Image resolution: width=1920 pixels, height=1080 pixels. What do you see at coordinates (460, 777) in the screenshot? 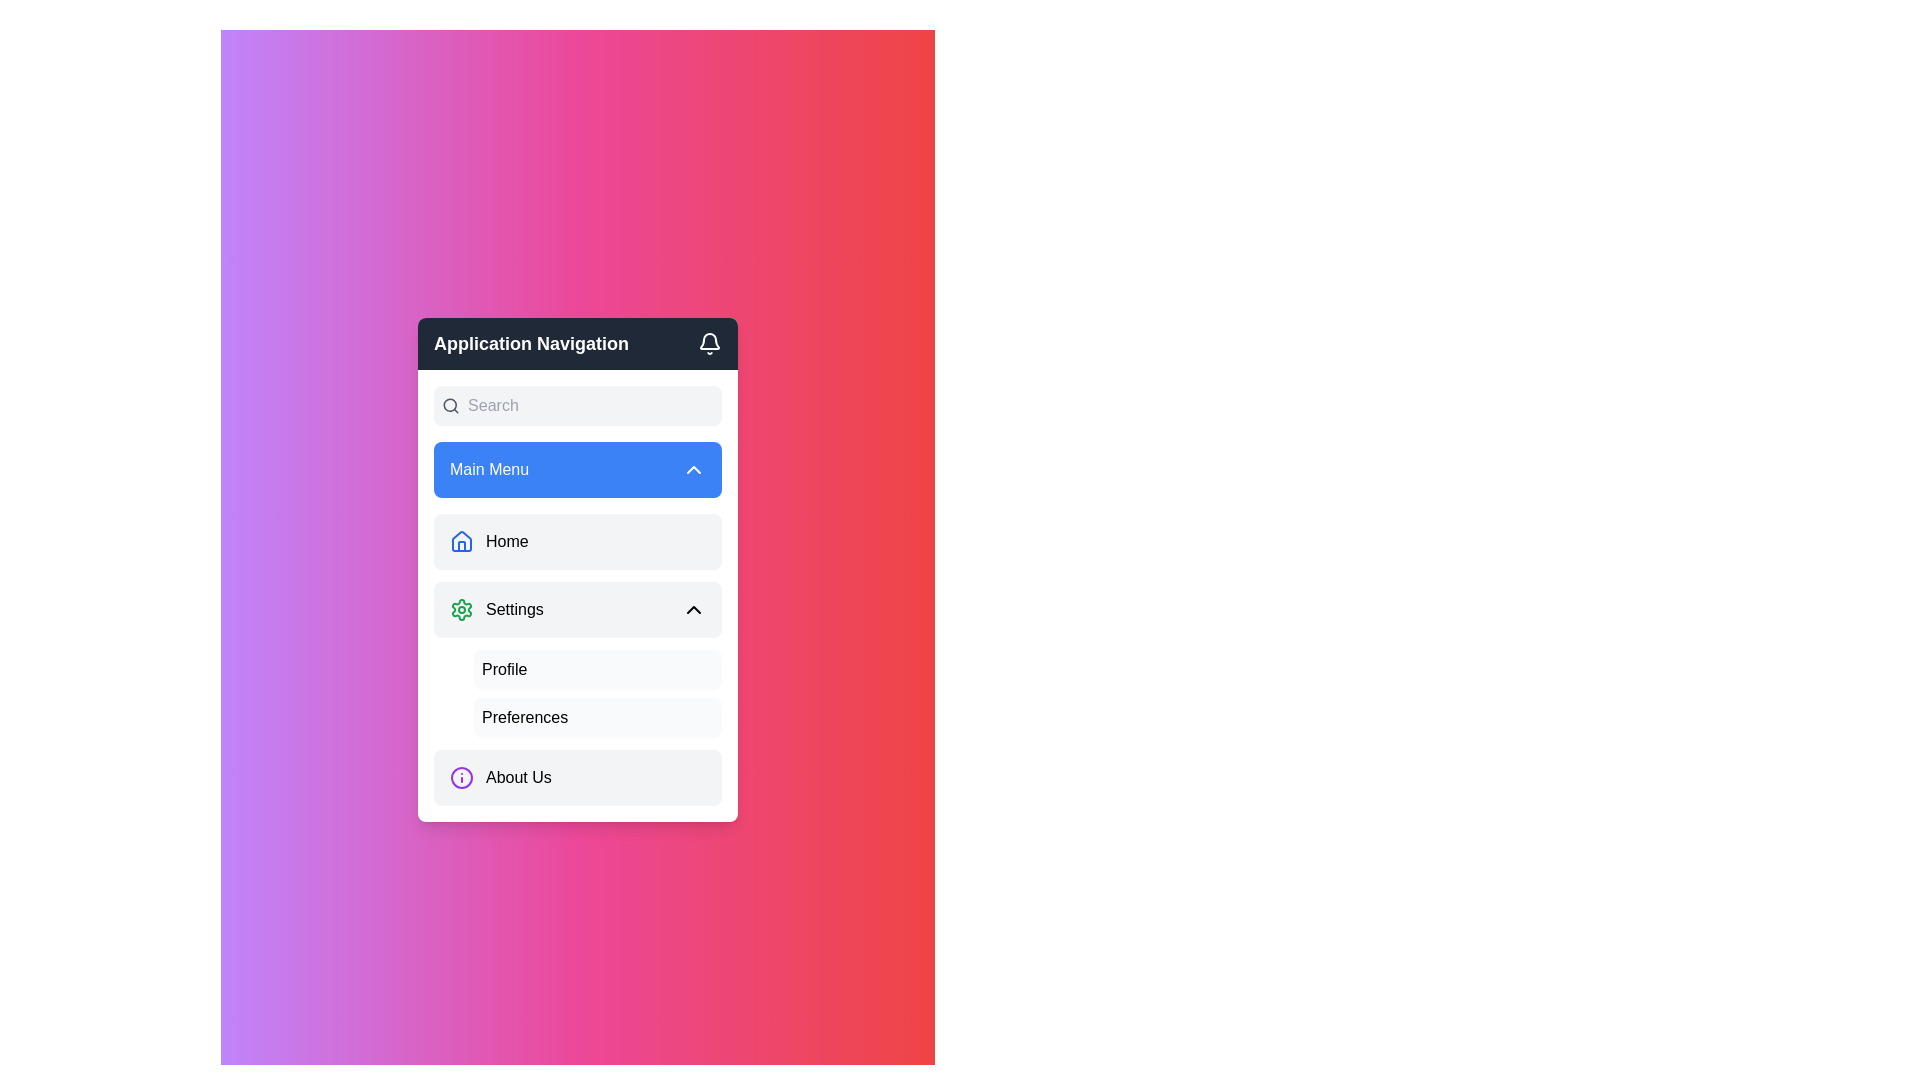
I see `the left-aligned icon within the 'About Us' menu option located at the bottom of the navigation panel` at bounding box center [460, 777].